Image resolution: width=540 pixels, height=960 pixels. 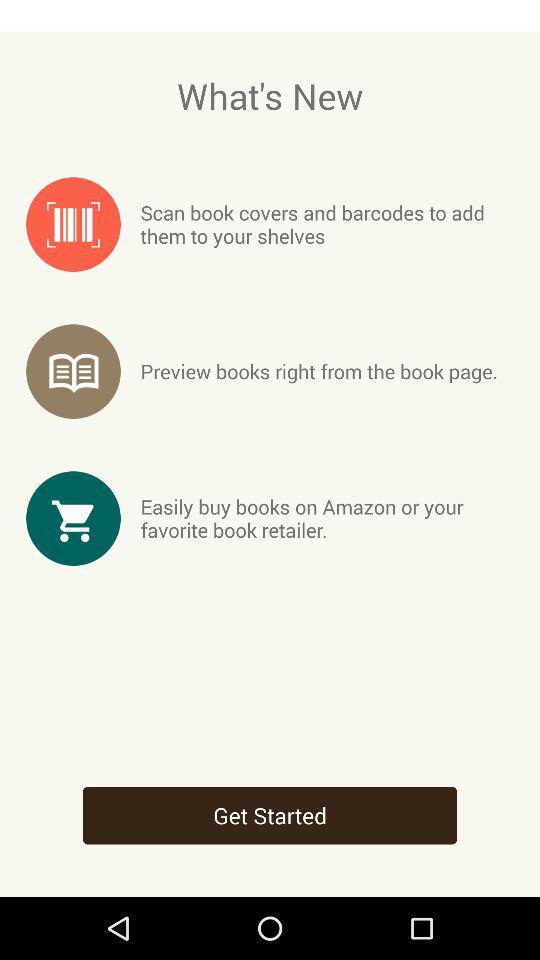 What do you see at coordinates (327, 224) in the screenshot?
I see `item below what's new item` at bounding box center [327, 224].